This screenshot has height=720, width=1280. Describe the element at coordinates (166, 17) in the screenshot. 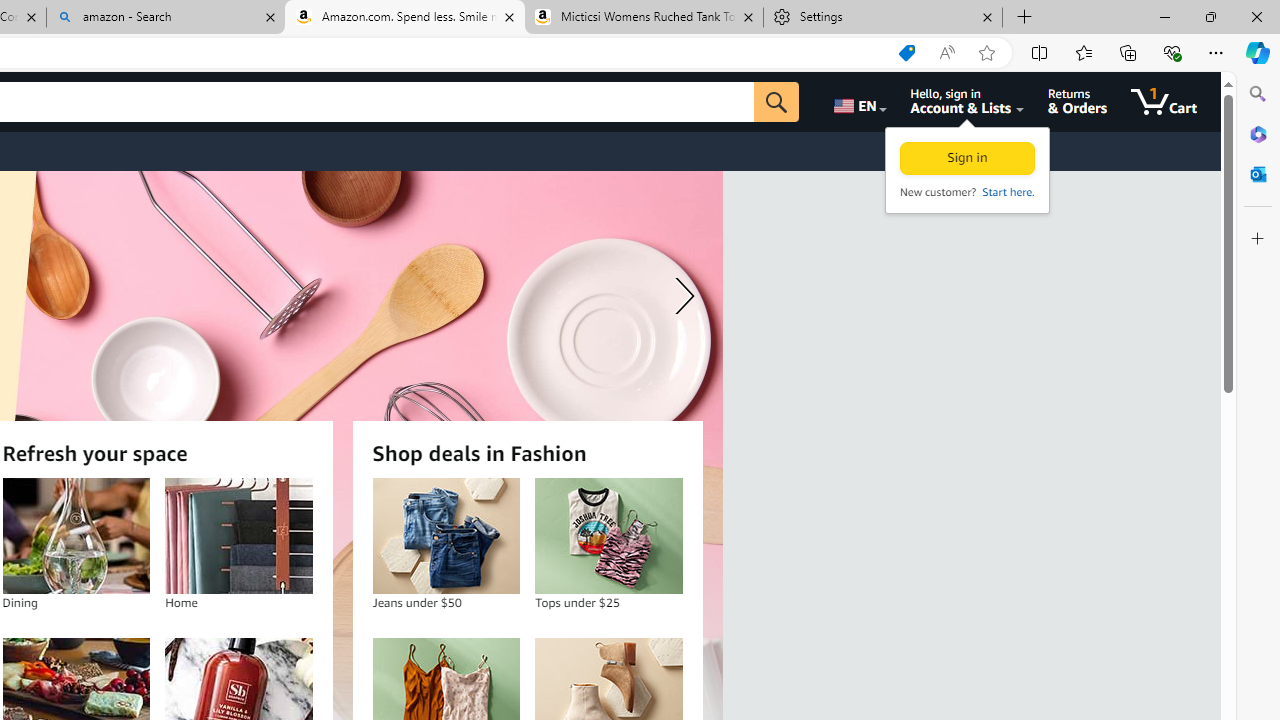

I see `'amazon - Search'` at that location.